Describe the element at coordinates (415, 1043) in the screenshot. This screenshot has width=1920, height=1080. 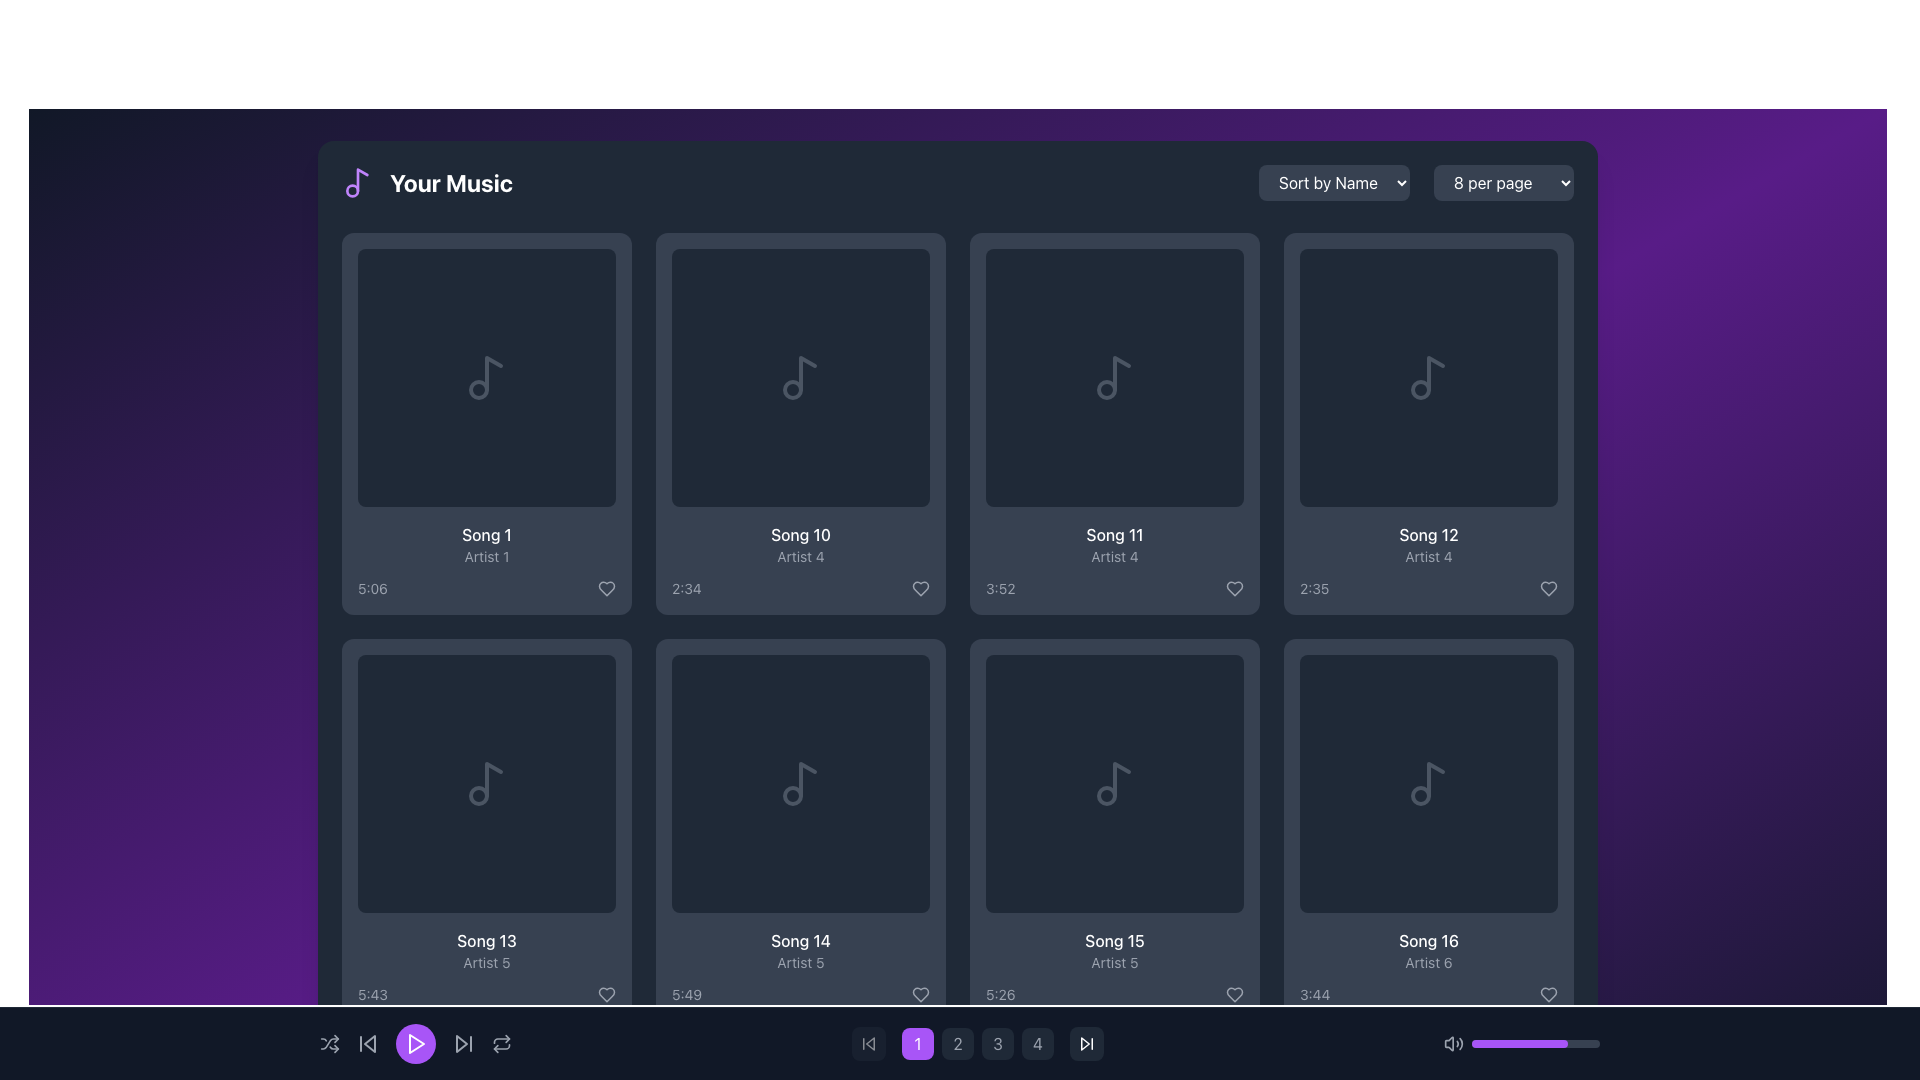
I see `the 'Play' button located centrally in the bottom playback control bar` at that location.